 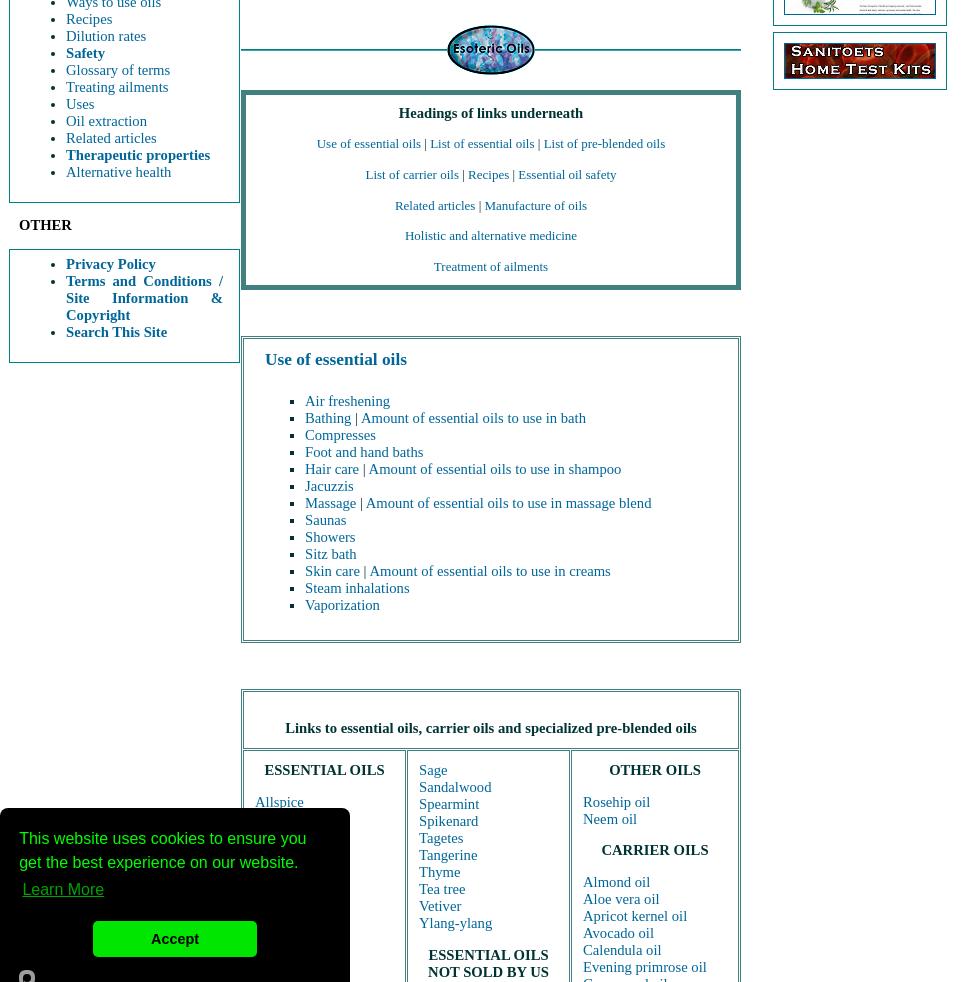 What do you see at coordinates (363, 452) in the screenshot?
I see `'Foot and hand baths'` at bounding box center [363, 452].